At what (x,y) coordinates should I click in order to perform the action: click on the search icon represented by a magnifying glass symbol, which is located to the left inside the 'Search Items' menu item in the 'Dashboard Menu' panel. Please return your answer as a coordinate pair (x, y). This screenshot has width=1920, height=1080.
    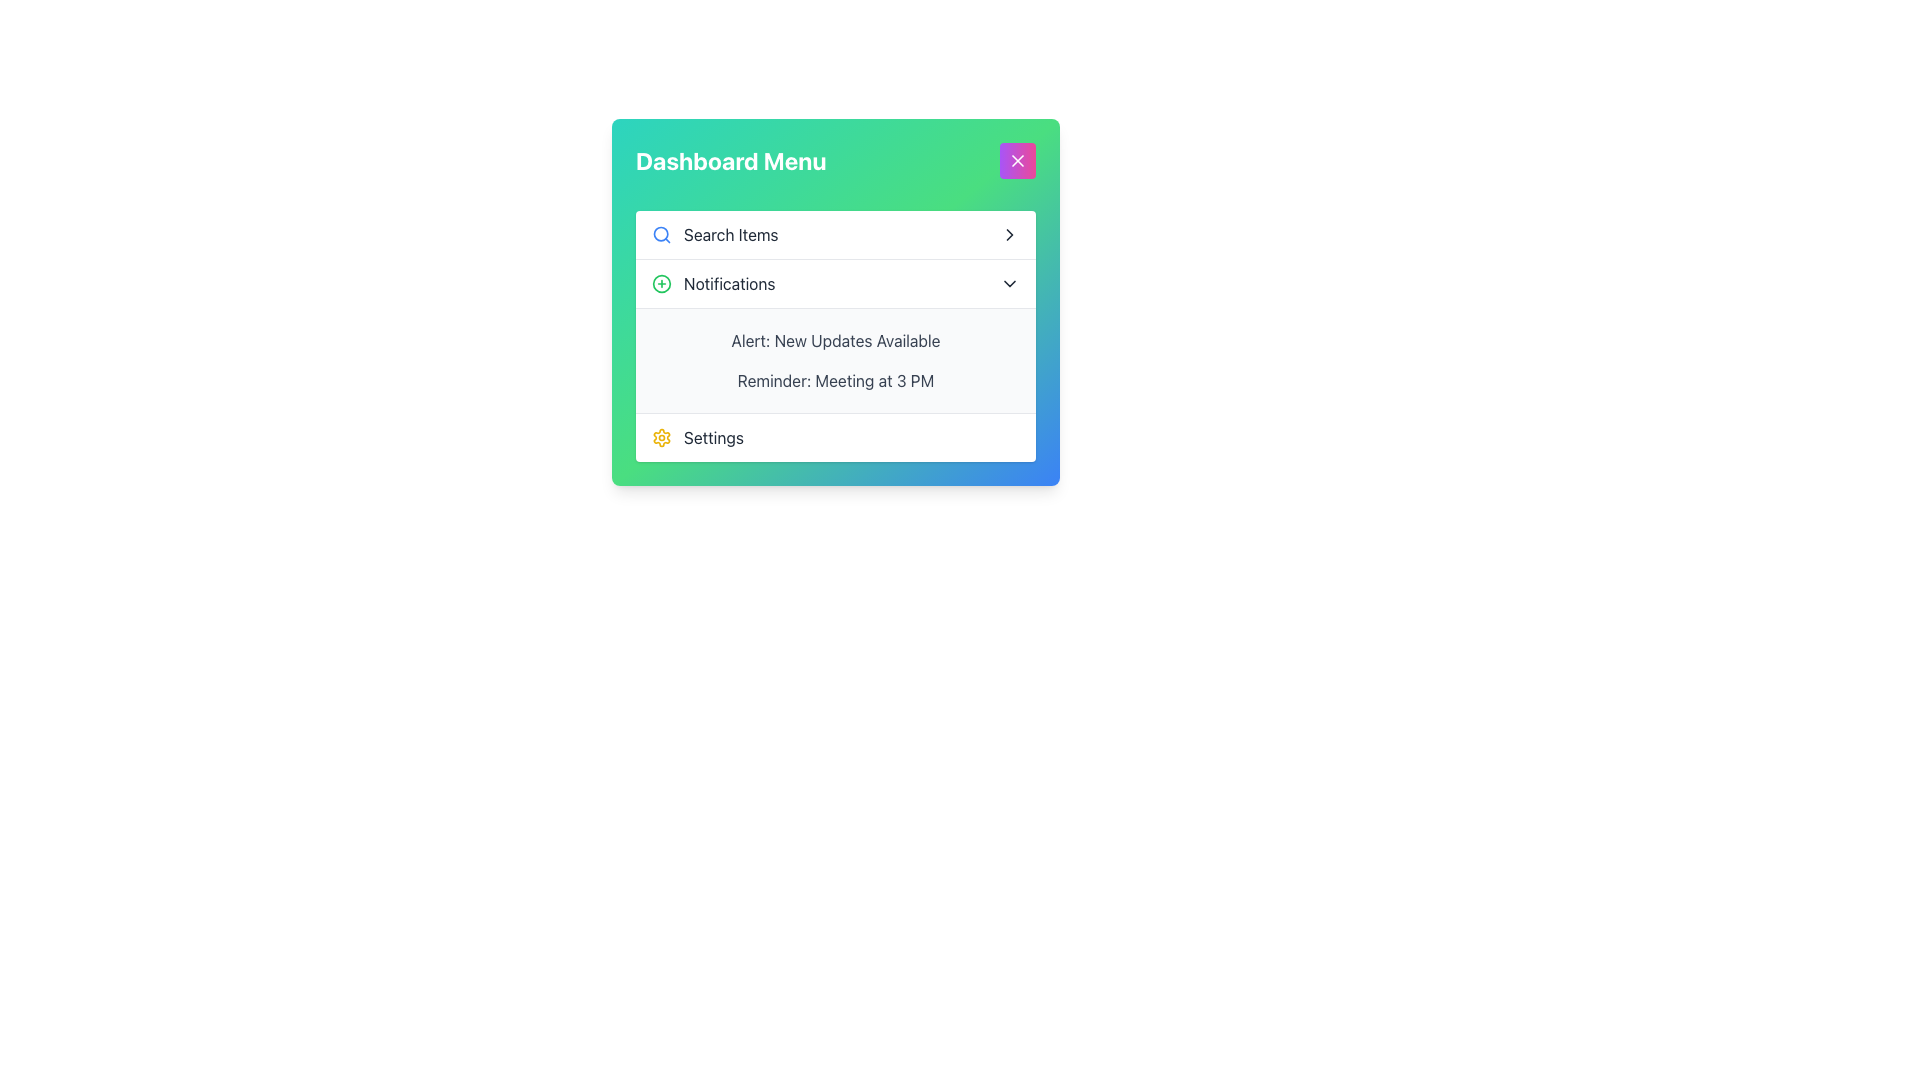
    Looking at the image, I should click on (662, 234).